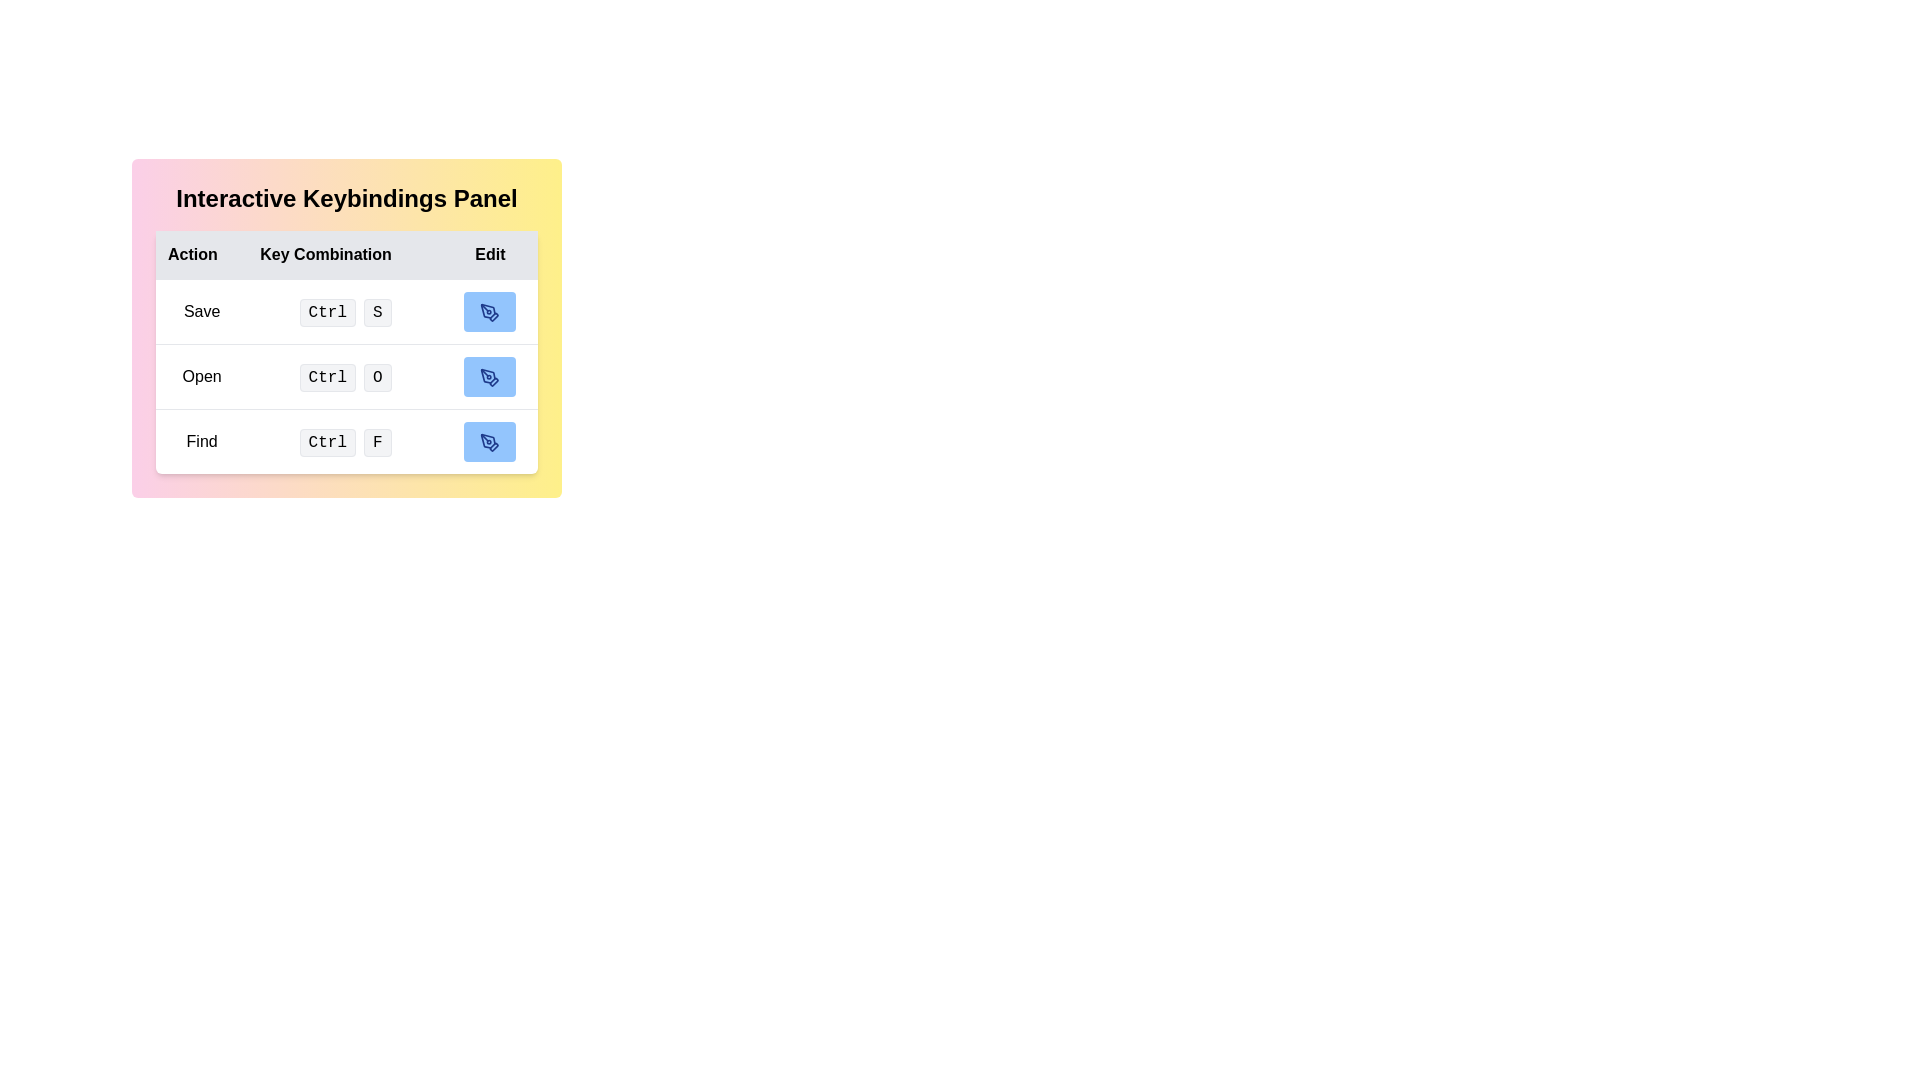 The width and height of the screenshot is (1920, 1080). Describe the element at coordinates (490, 441) in the screenshot. I see `the interactive icon in the 'Edit' column for the 'Find' functionality to initiate an edit action in the 'Interactive Keybindings Panel'` at that location.